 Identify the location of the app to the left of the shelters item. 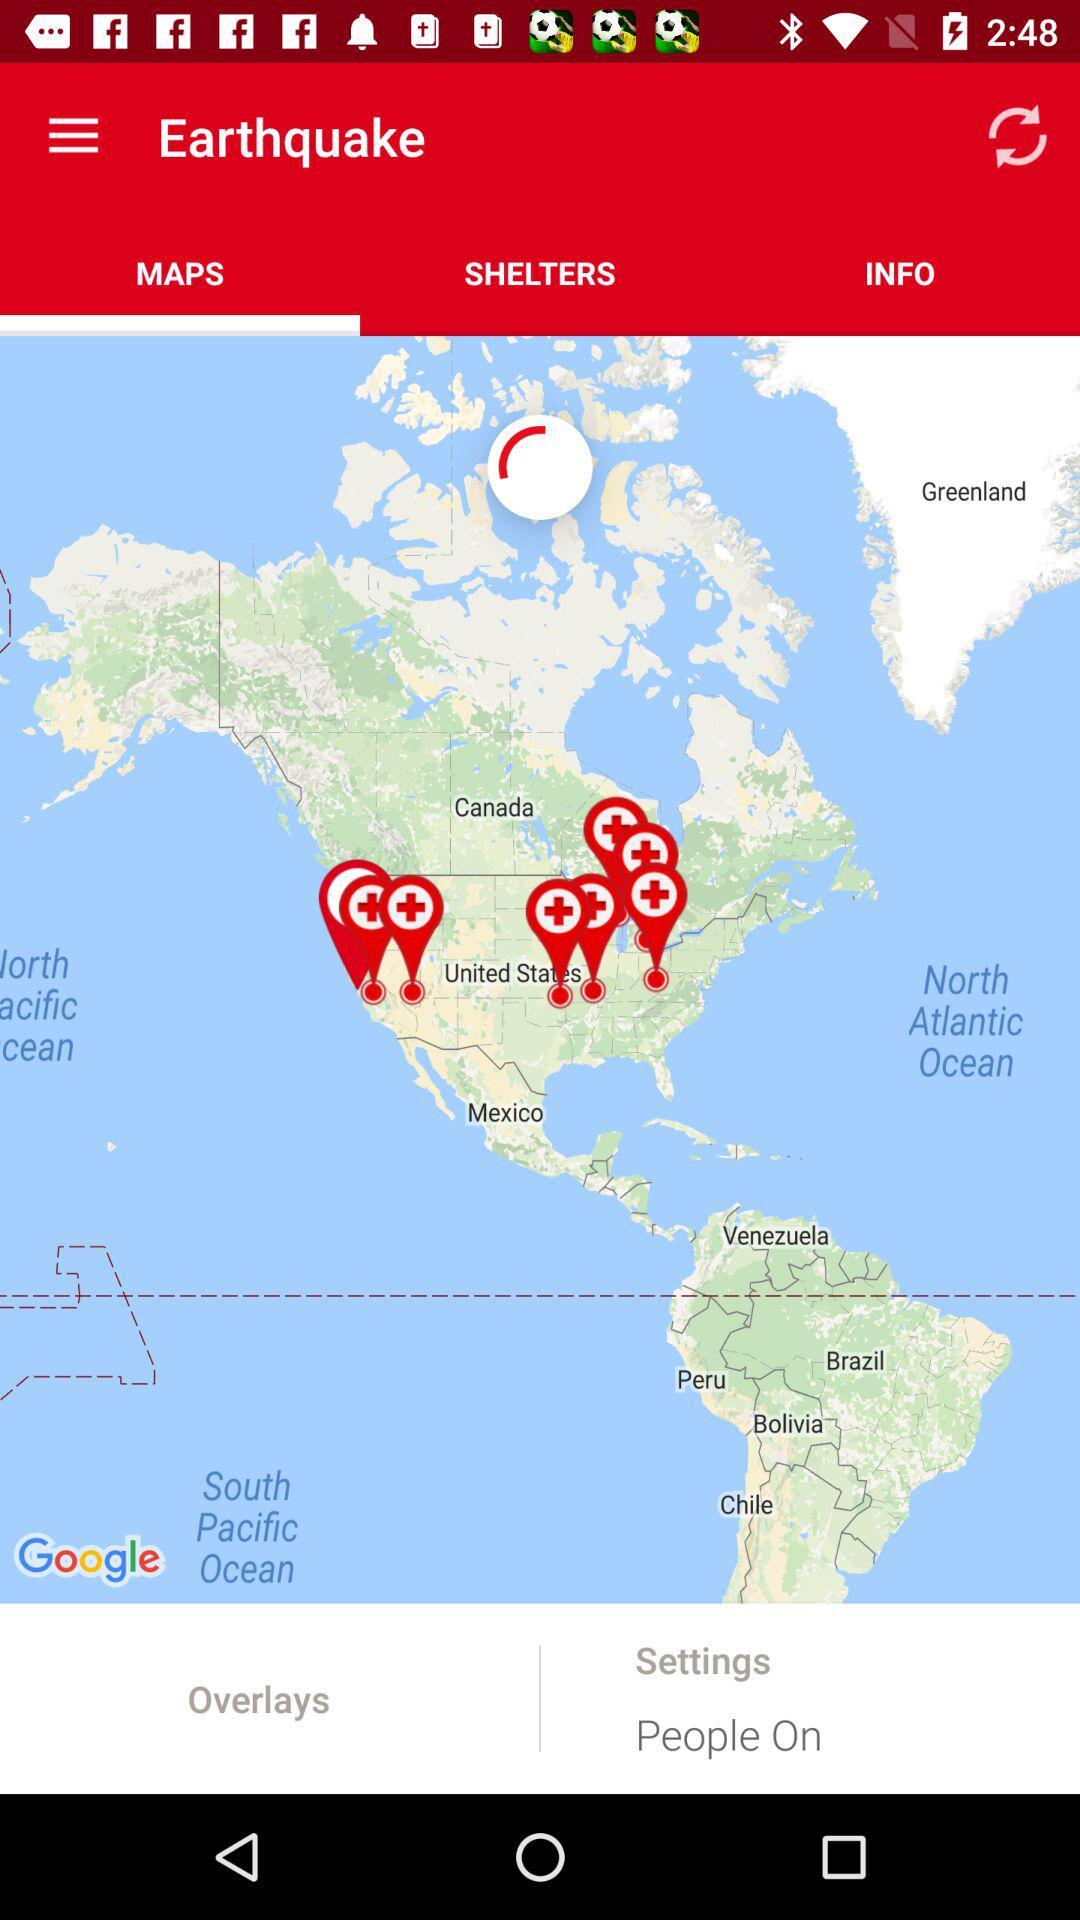
(180, 272).